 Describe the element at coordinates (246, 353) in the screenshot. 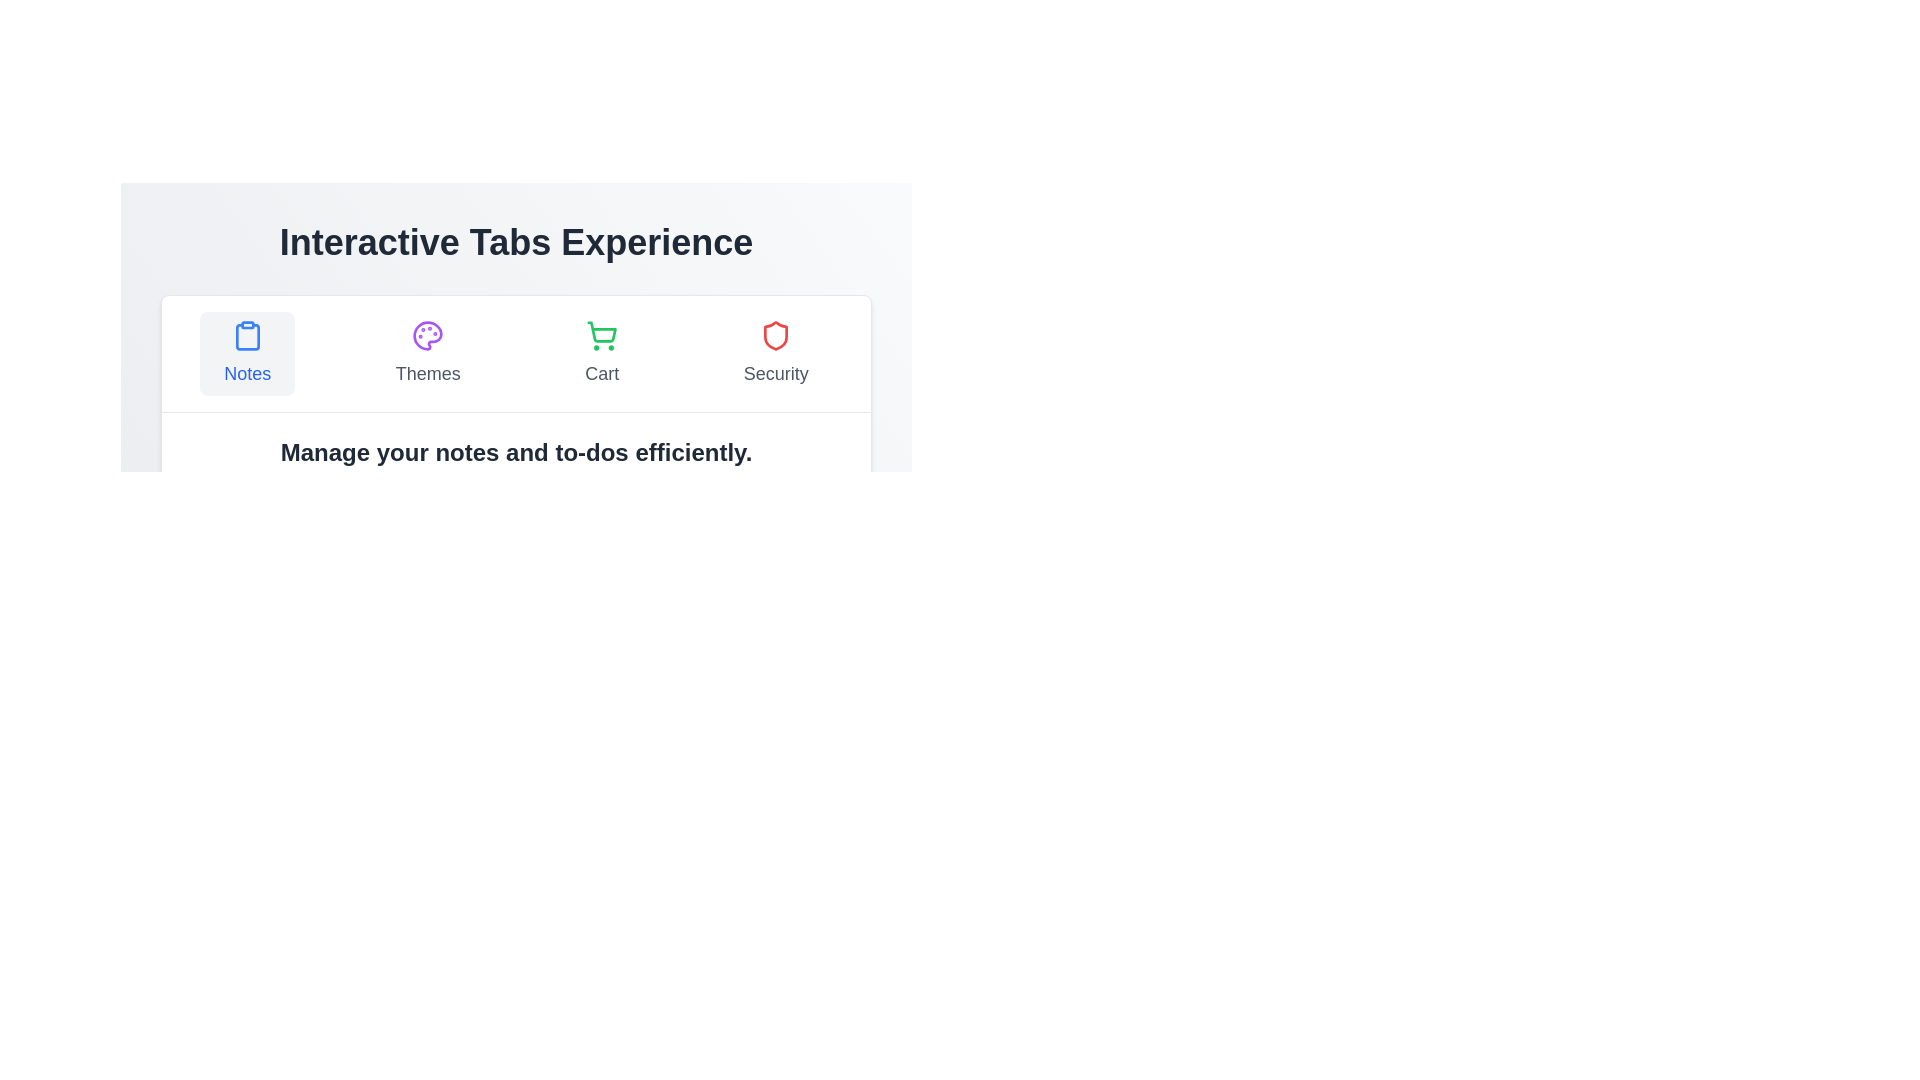

I see `the tab labeled Notes to switch views` at that location.